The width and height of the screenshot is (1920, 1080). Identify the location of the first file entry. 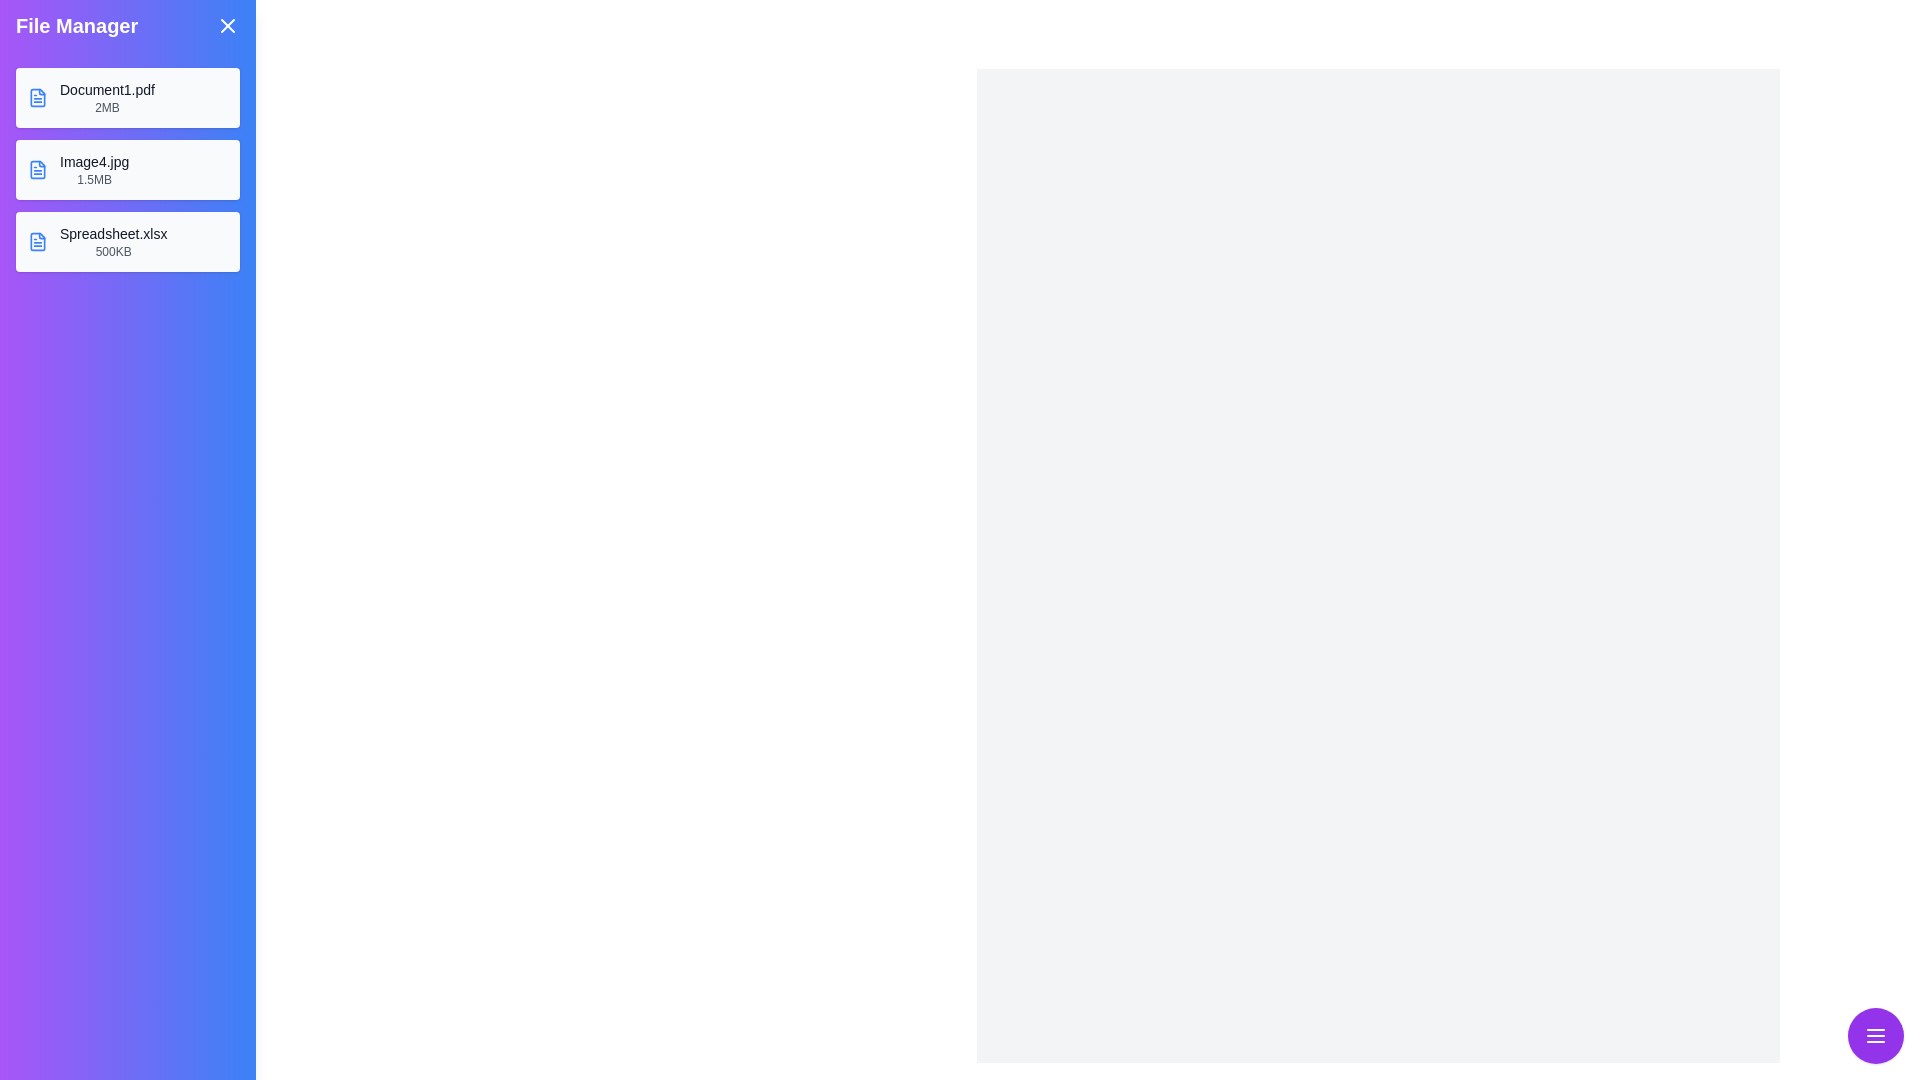
(127, 97).